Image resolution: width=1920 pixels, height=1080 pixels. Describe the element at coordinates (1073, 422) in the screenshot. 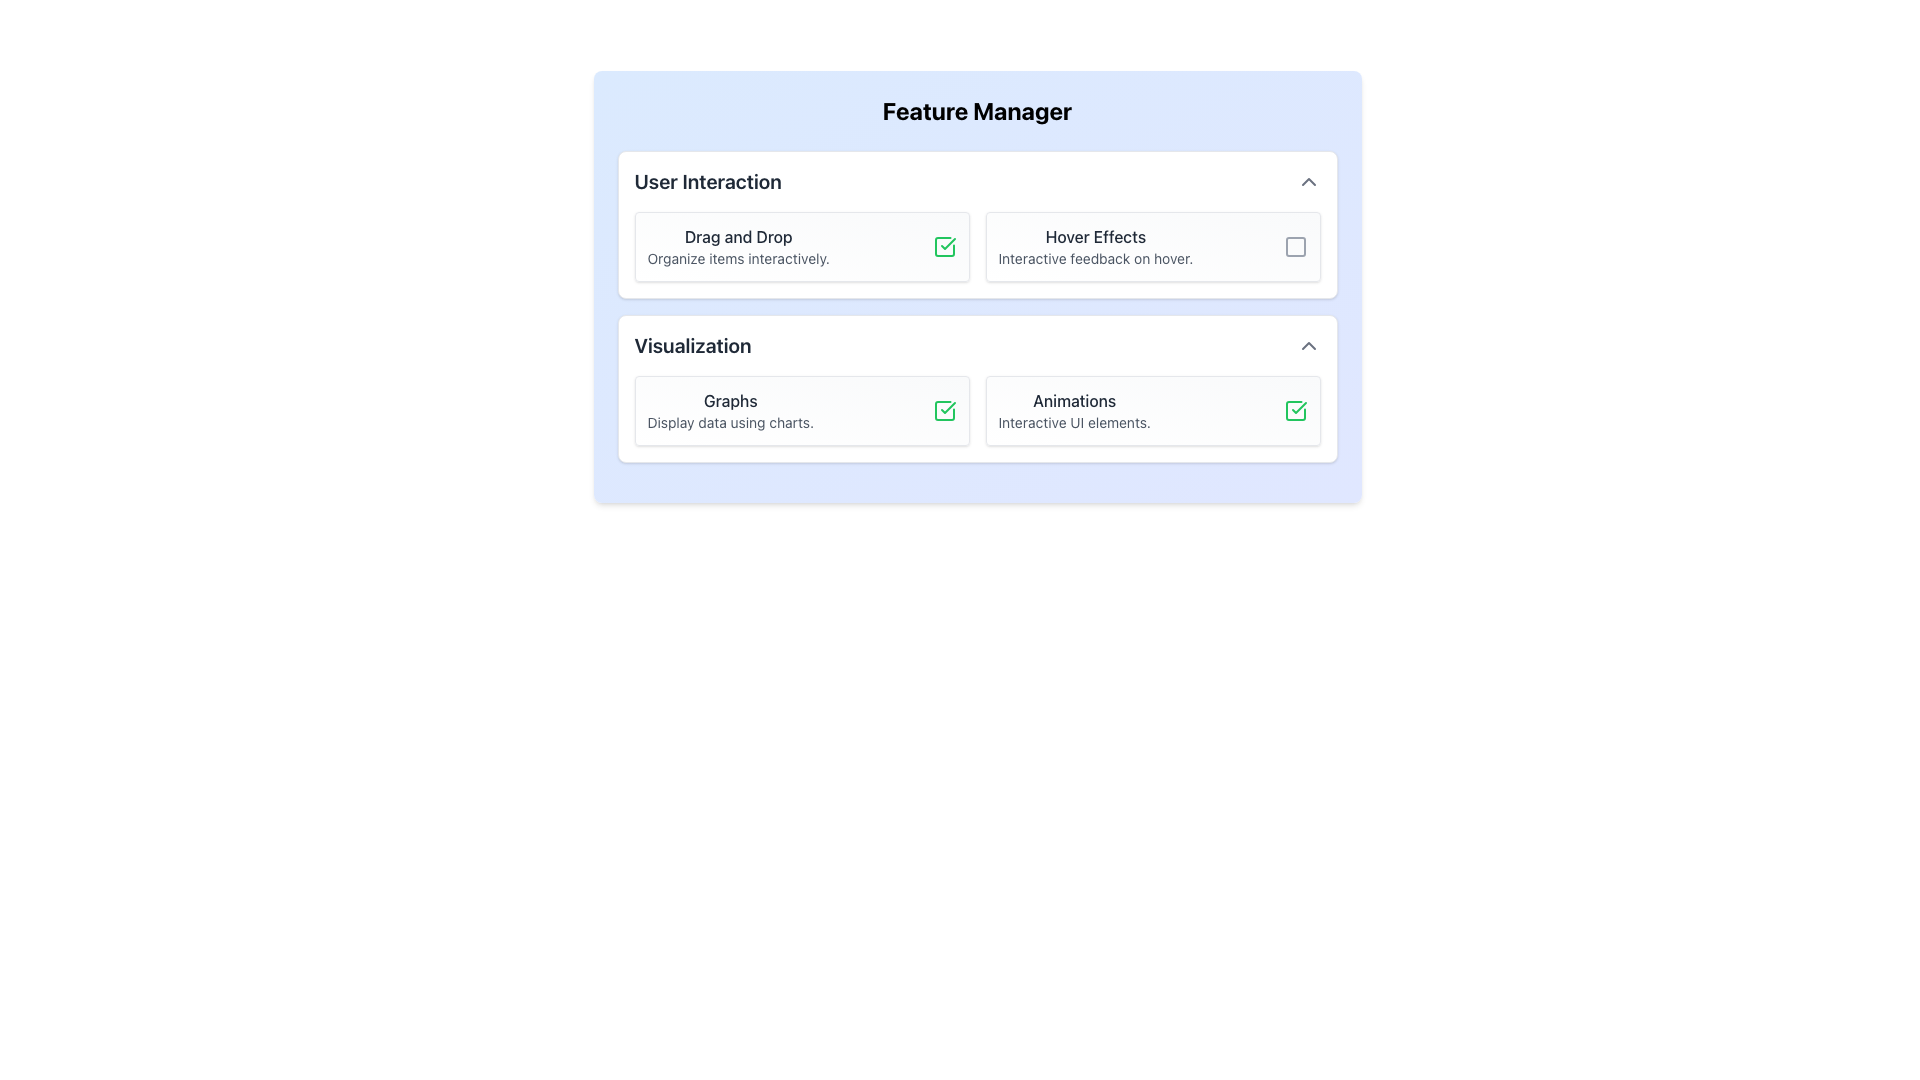

I see `the label displaying the text 'Interactive UI elements.' which is located beneath the bolded 'Animations' label in the 'Visualization' section of the 'Feature Manager' interface` at that location.